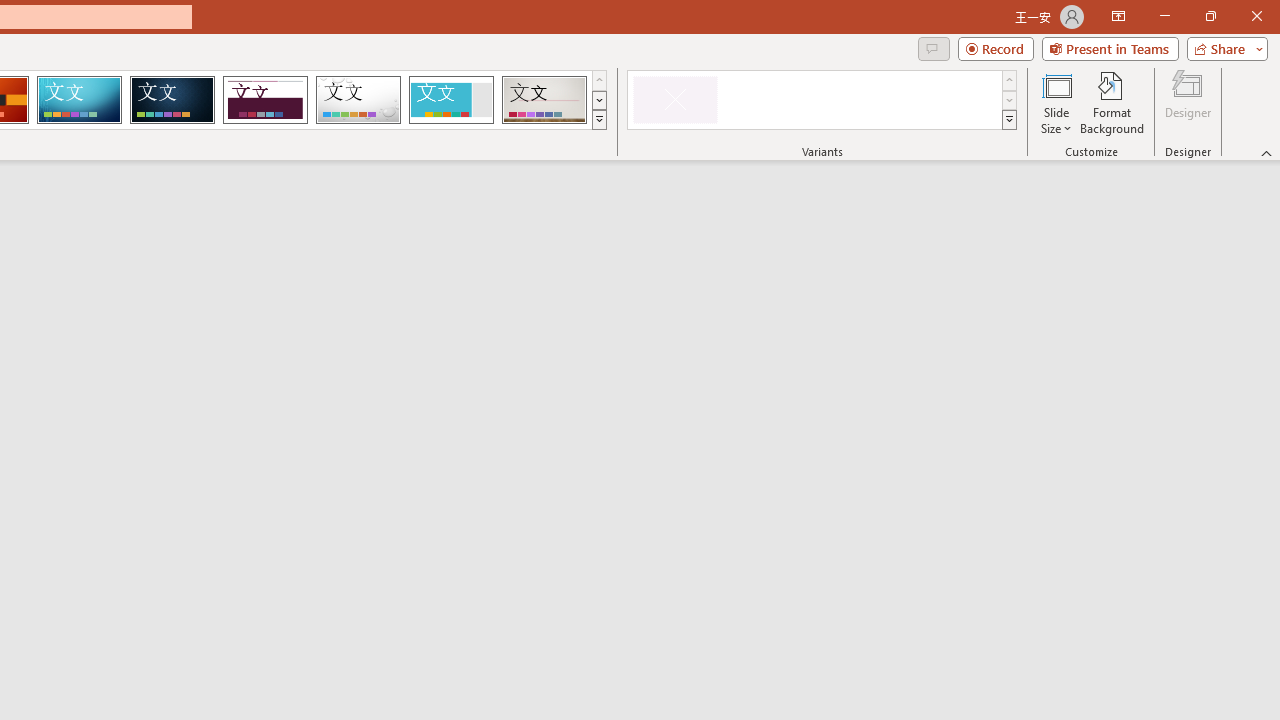 The width and height of the screenshot is (1280, 720). I want to click on 'Gallery Loading Preview...', so click(544, 100).